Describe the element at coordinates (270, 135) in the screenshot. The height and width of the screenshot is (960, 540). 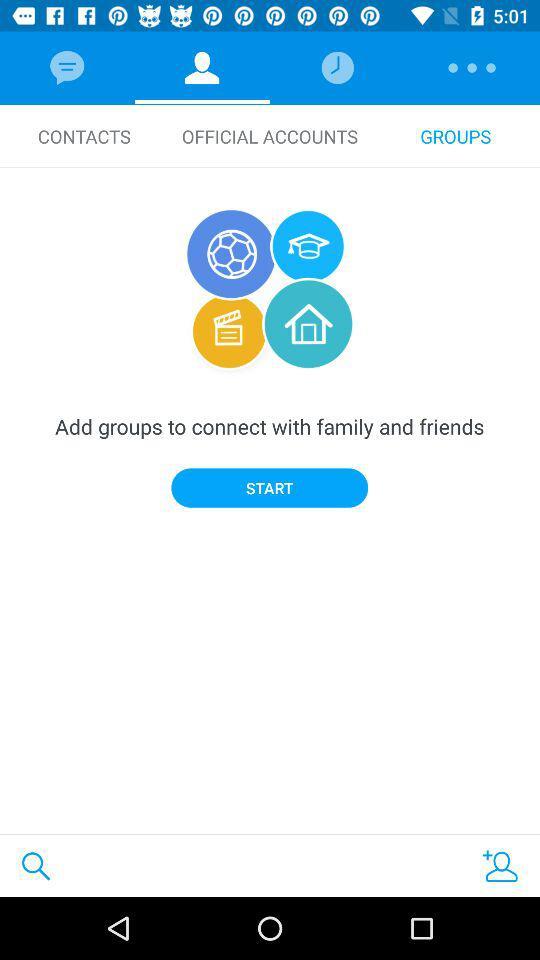
I see `item to the left of groups icon` at that location.